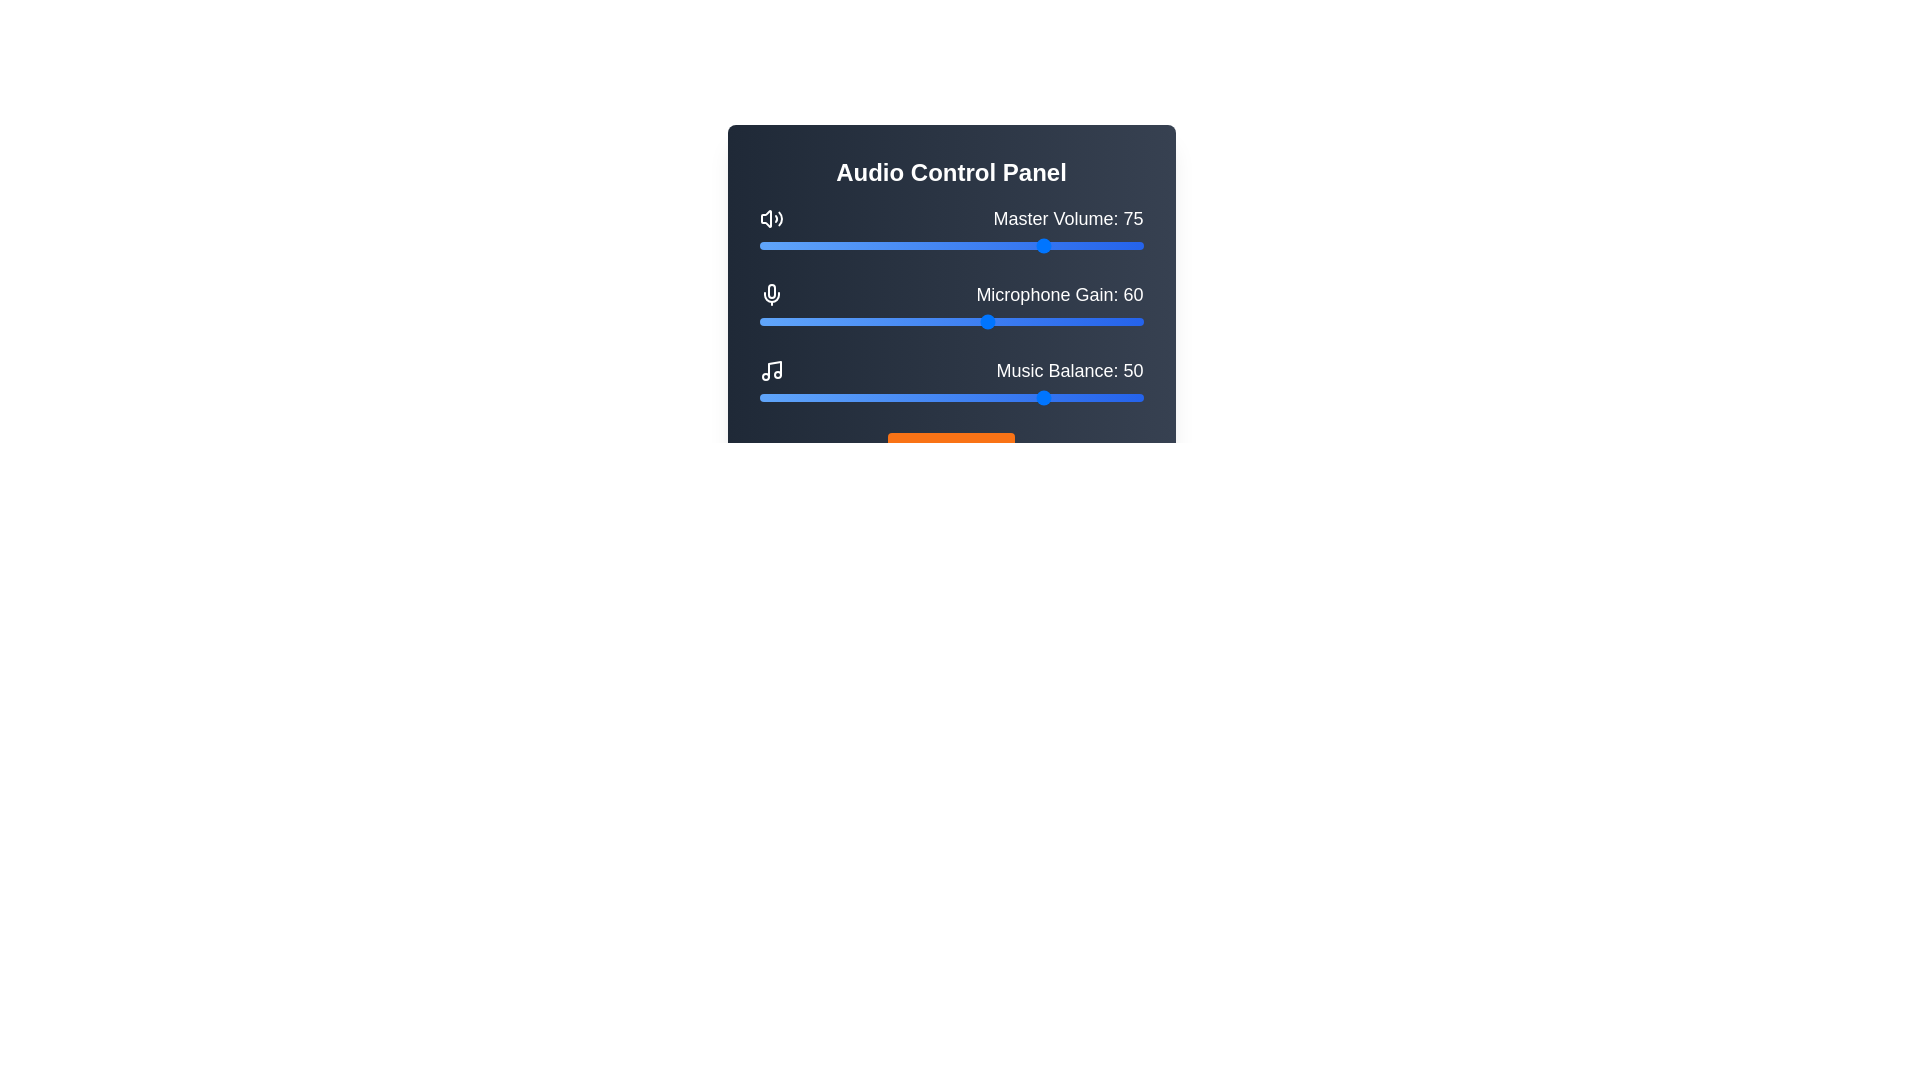 The image size is (1920, 1080). What do you see at coordinates (939, 245) in the screenshot?
I see `the Master Volume slider to 47 percent` at bounding box center [939, 245].